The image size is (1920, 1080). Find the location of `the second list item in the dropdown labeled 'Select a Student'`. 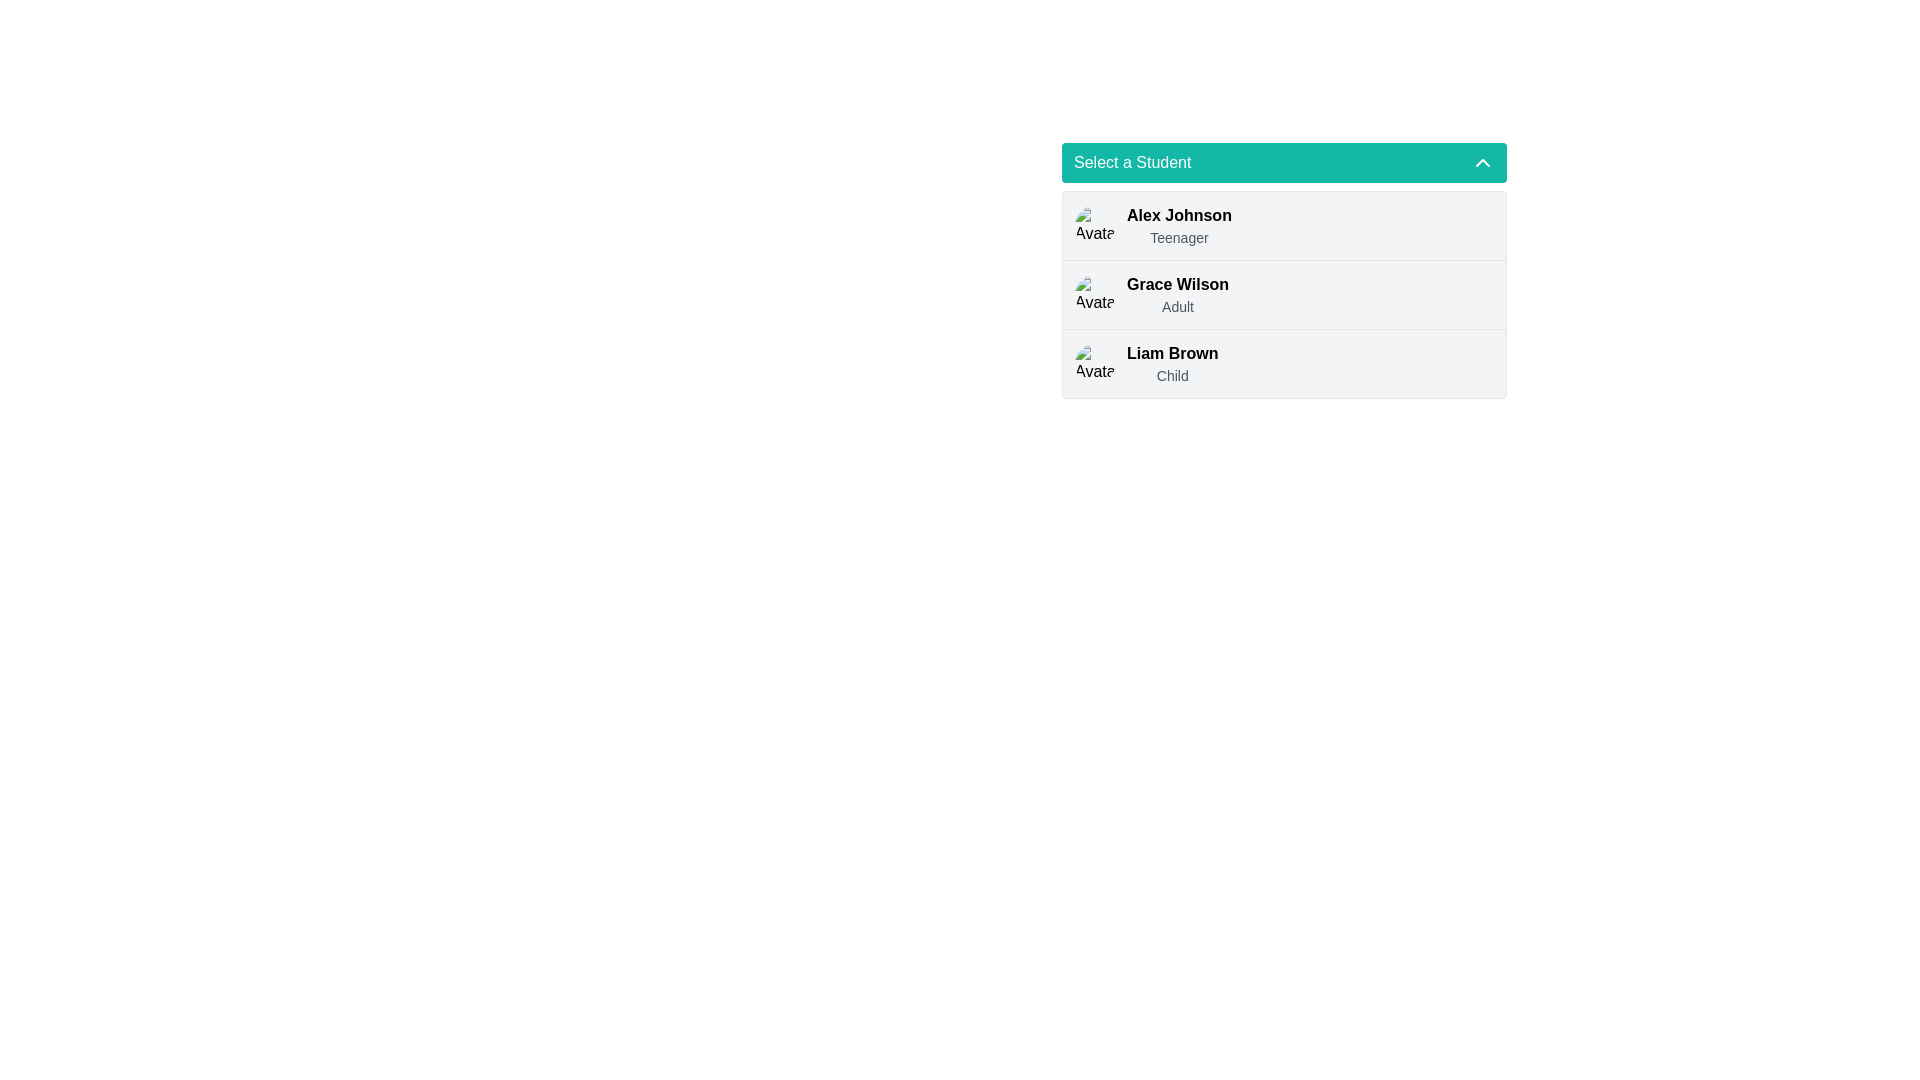

the second list item in the dropdown labeled 'Select a Student' is located at coordinates (1284, 294).